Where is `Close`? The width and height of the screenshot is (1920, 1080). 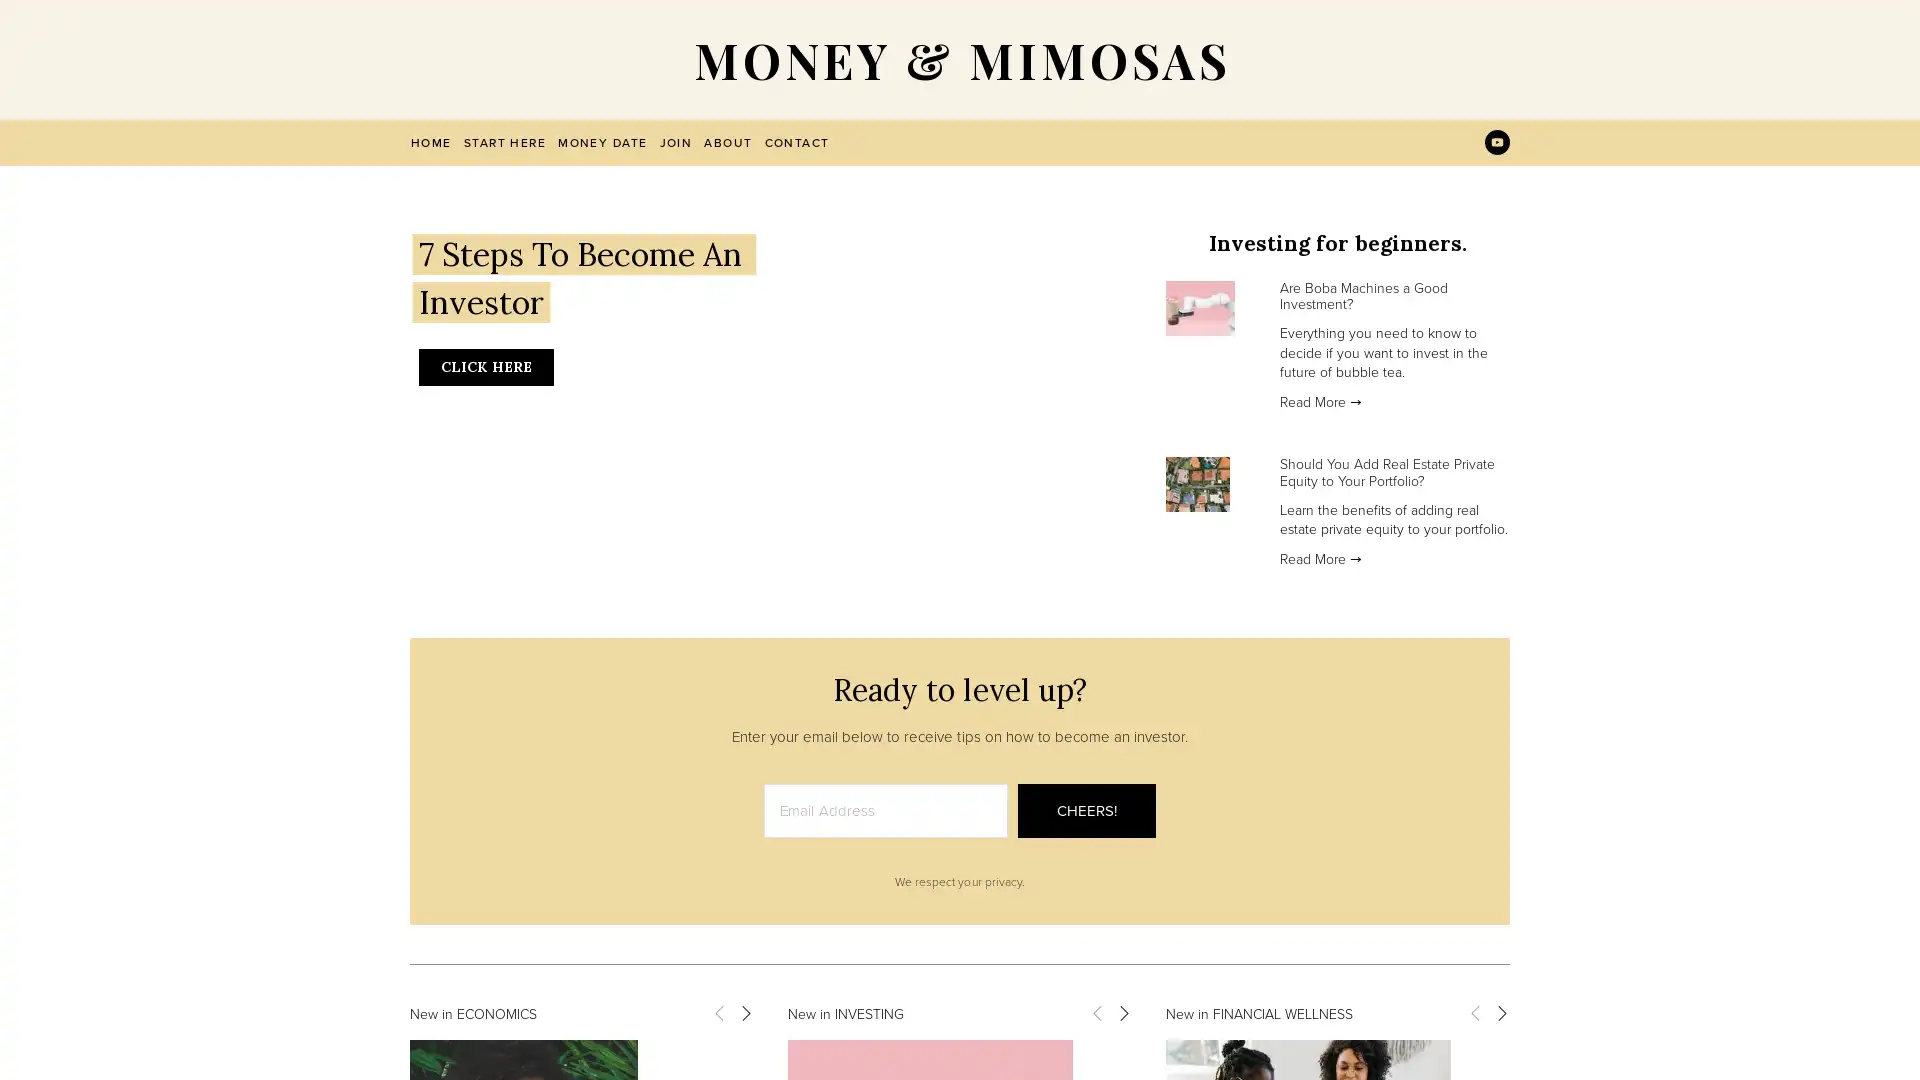 Close is located at coordinates (1311, 293).